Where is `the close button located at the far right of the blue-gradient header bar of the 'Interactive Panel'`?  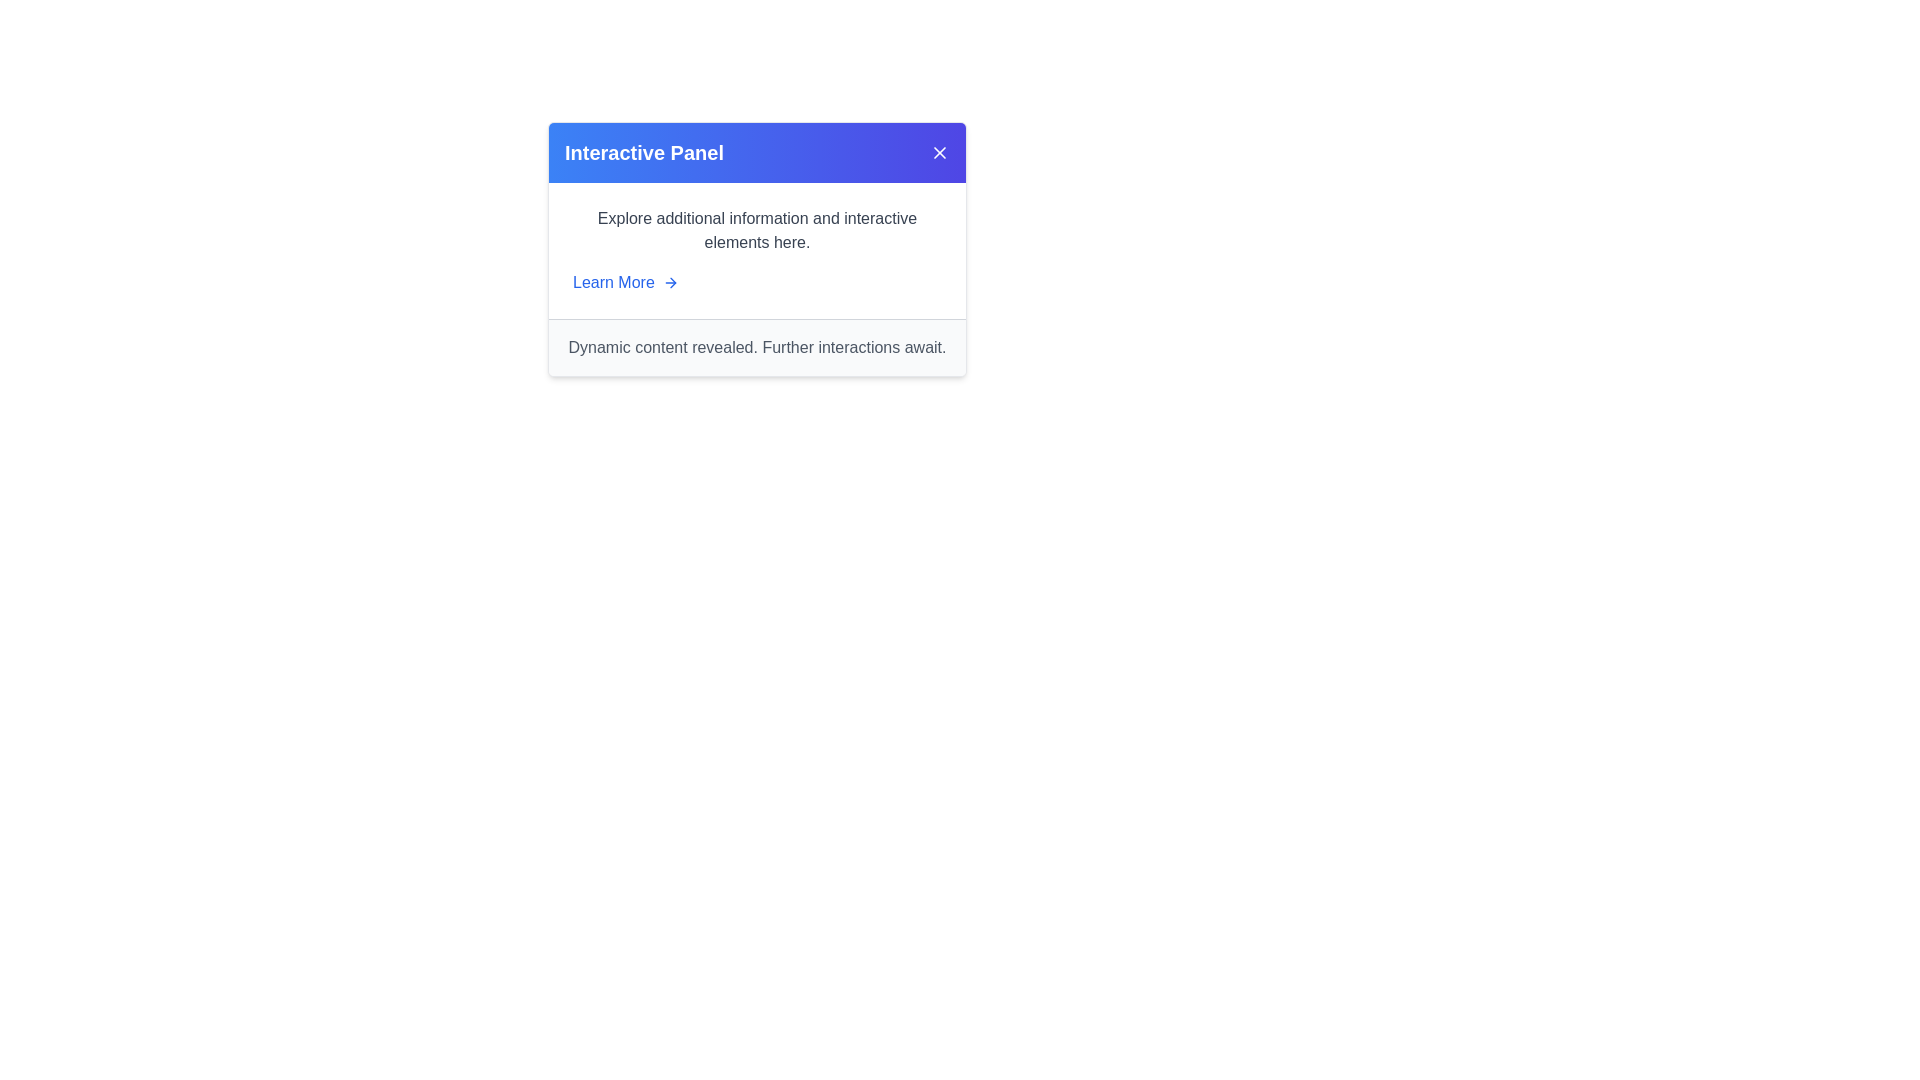
the close button located at the far right of the blue-gradient header bar of the 'Interactive Panel' is located at coordinates (939, 152).